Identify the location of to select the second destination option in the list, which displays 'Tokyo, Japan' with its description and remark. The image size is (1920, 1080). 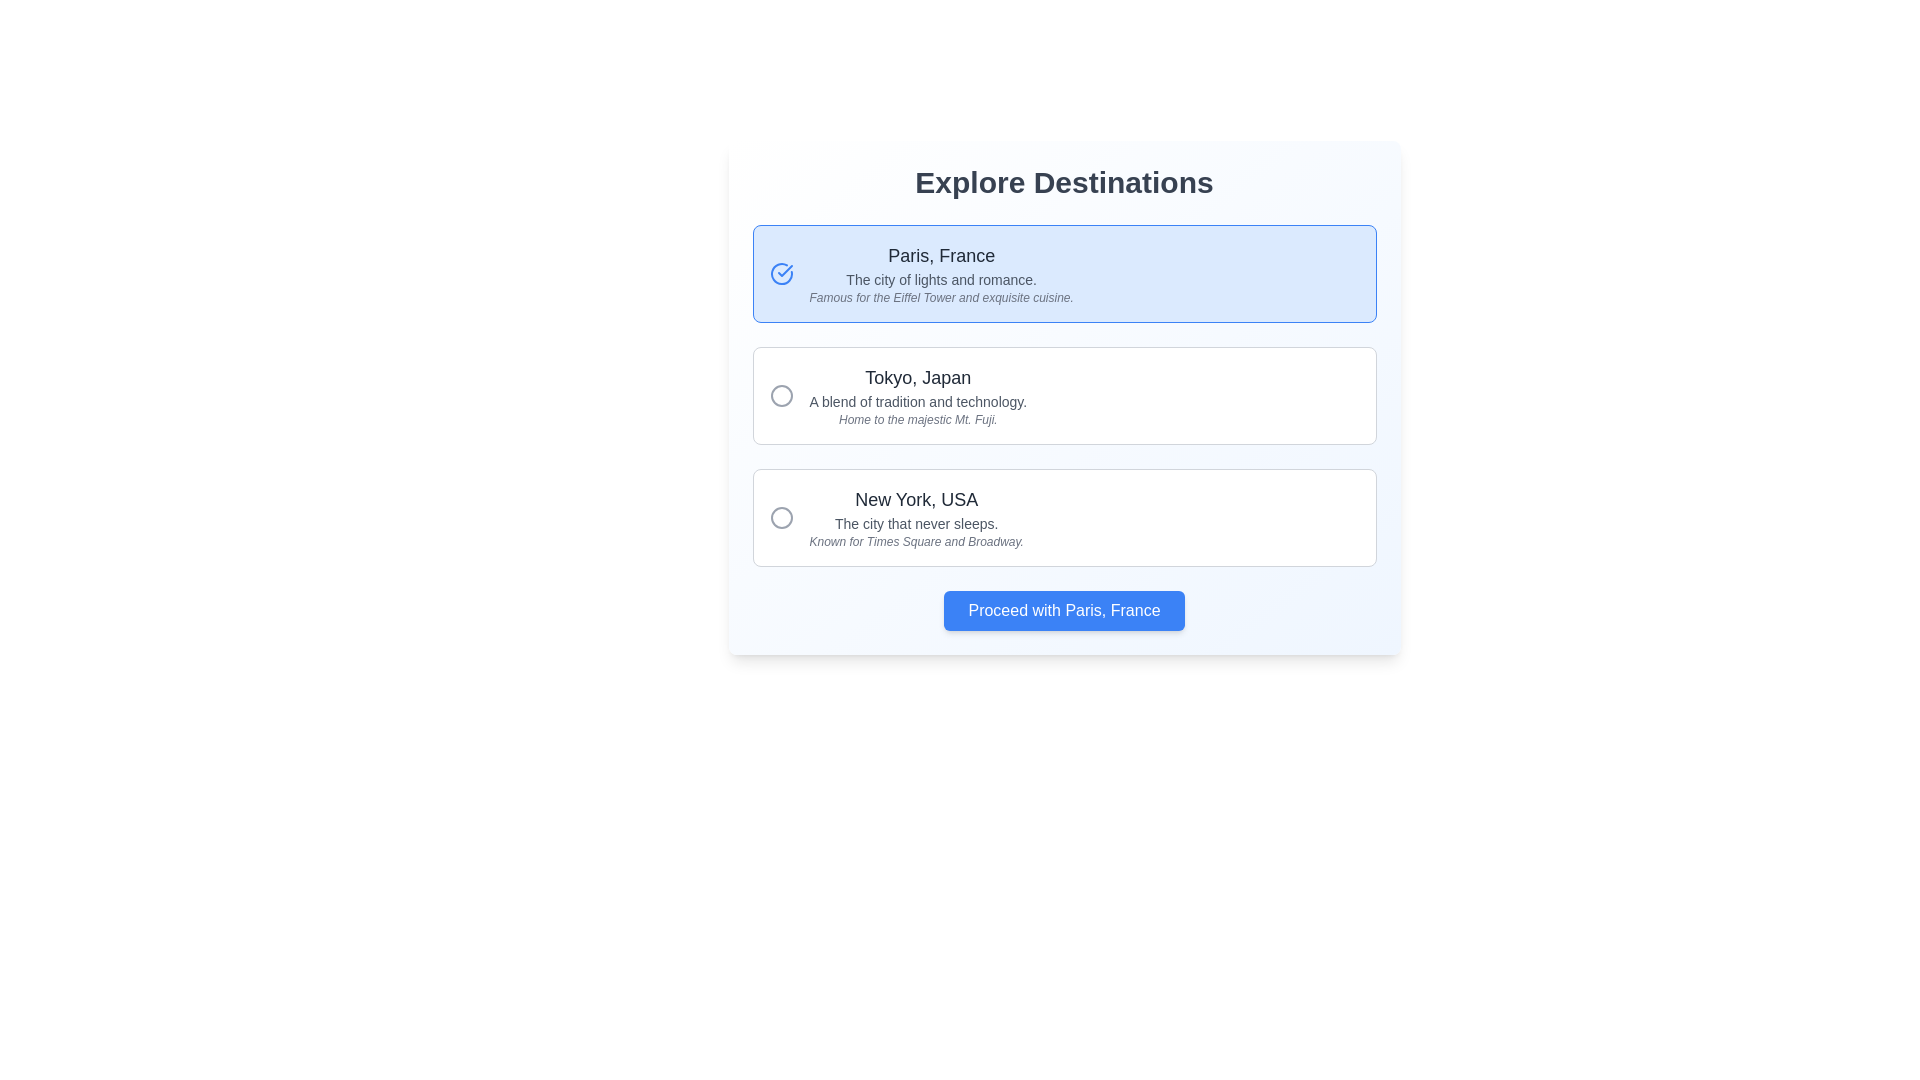
(1063, 397).